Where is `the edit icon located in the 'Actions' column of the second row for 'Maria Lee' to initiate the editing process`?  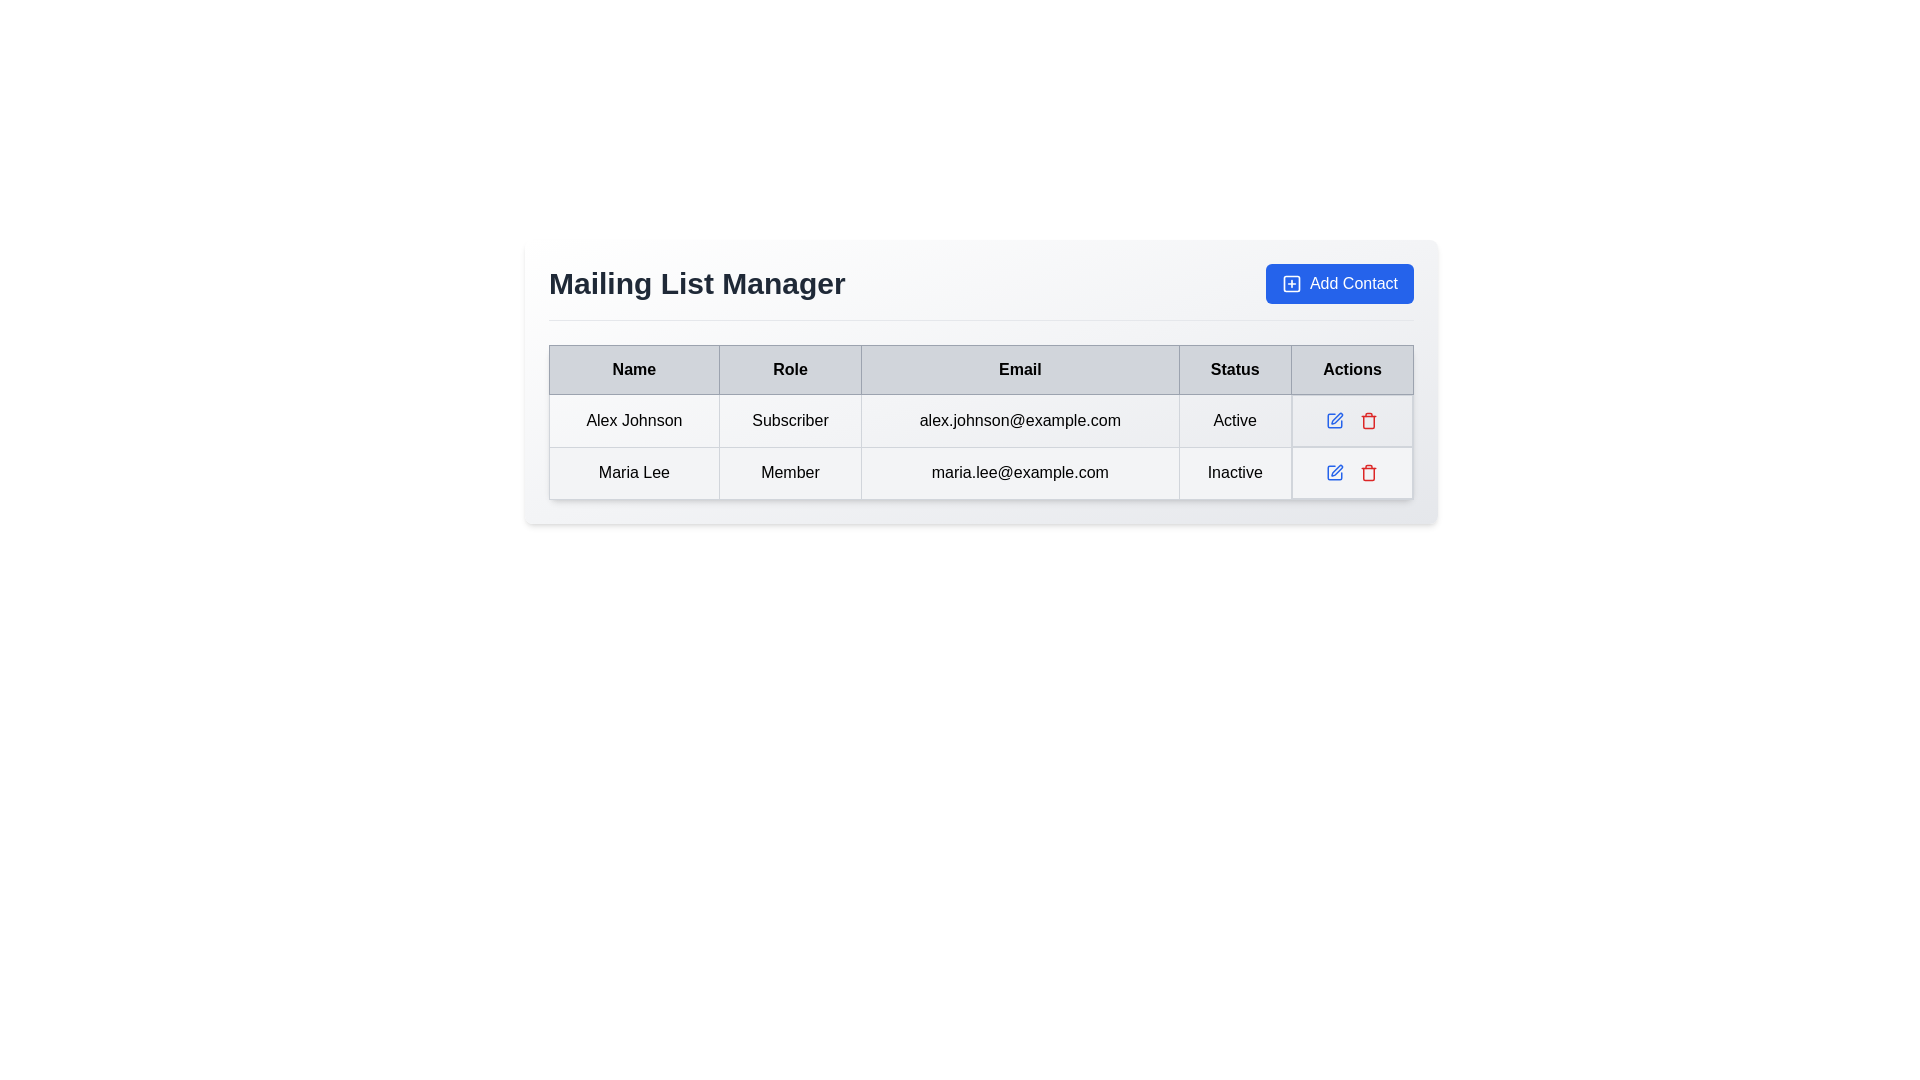 the edit icon located in the 'Actions' column of the second row for 'Maria Lee' to initiate the editing process is located at coordinates (1337, 416).